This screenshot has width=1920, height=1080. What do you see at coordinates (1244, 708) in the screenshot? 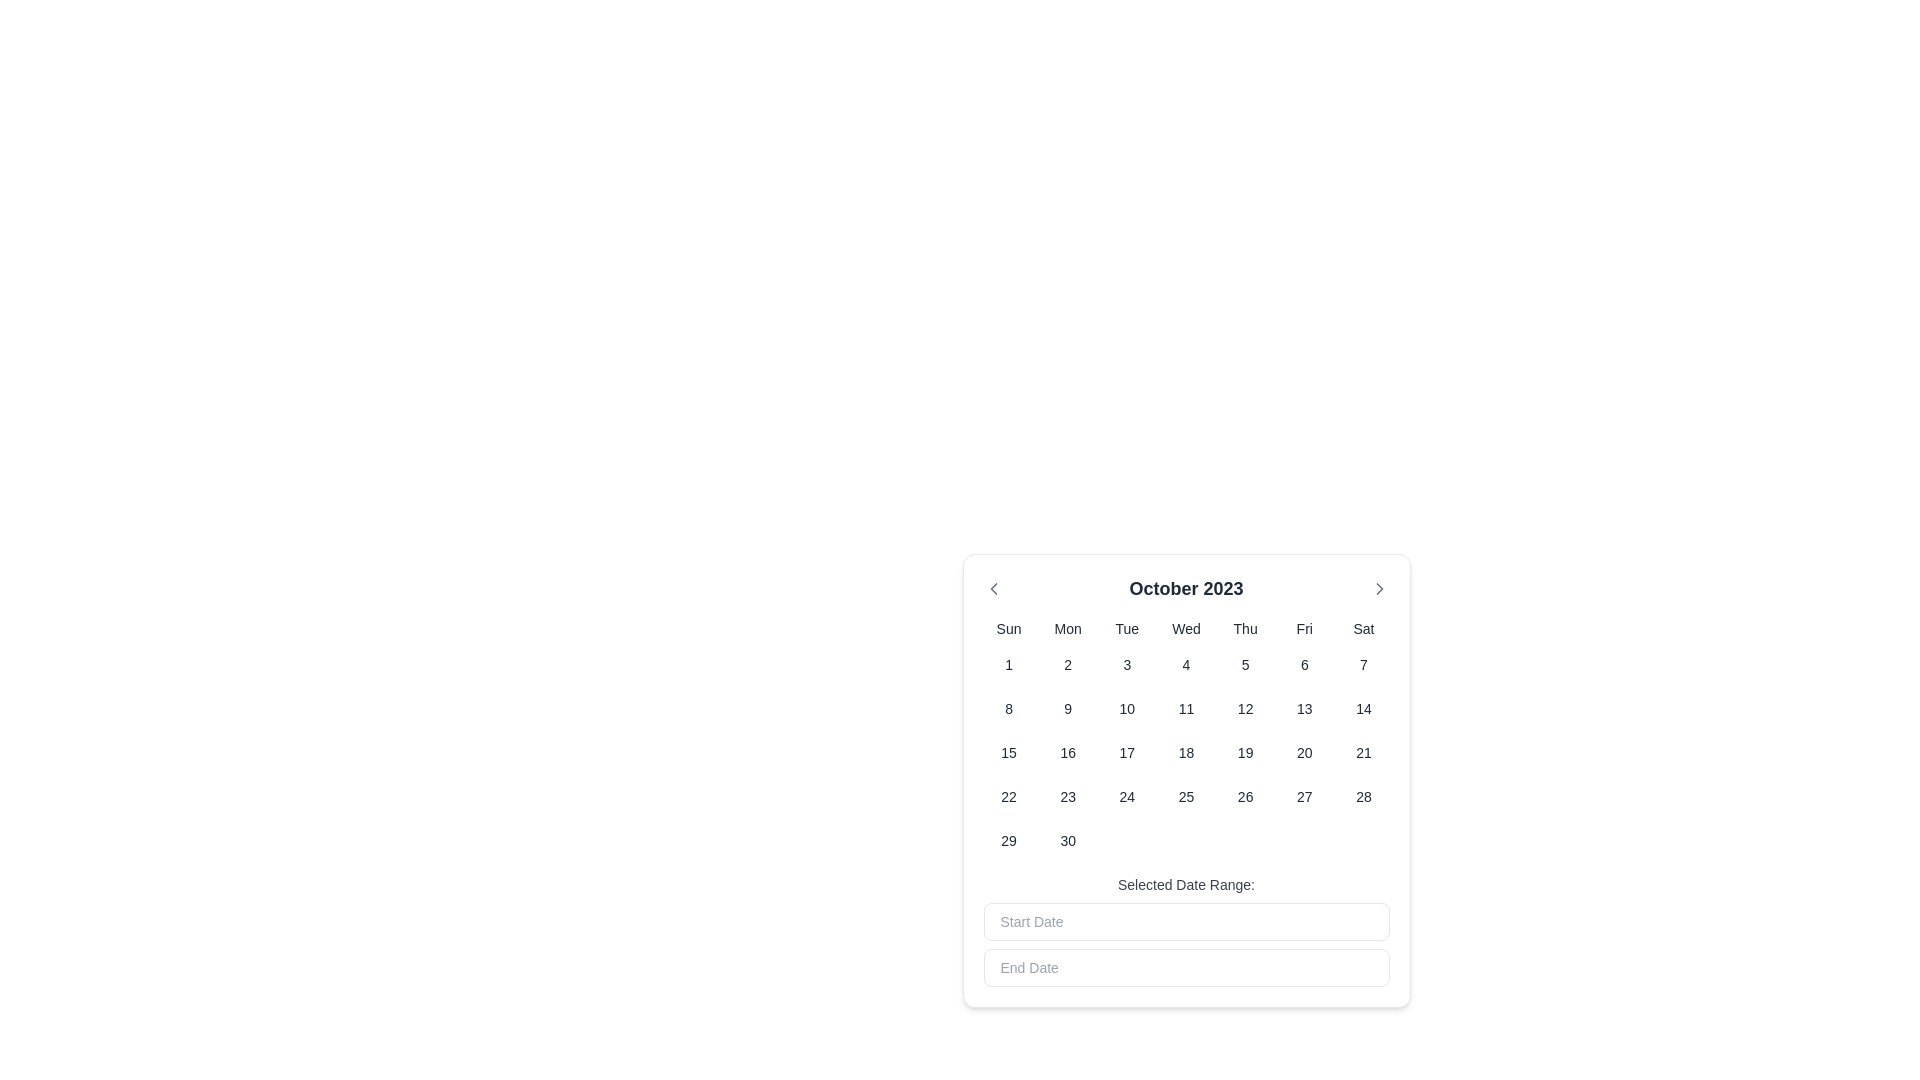
I see `the date cell for October 12, 2023` at bounding box center [1244, 708].